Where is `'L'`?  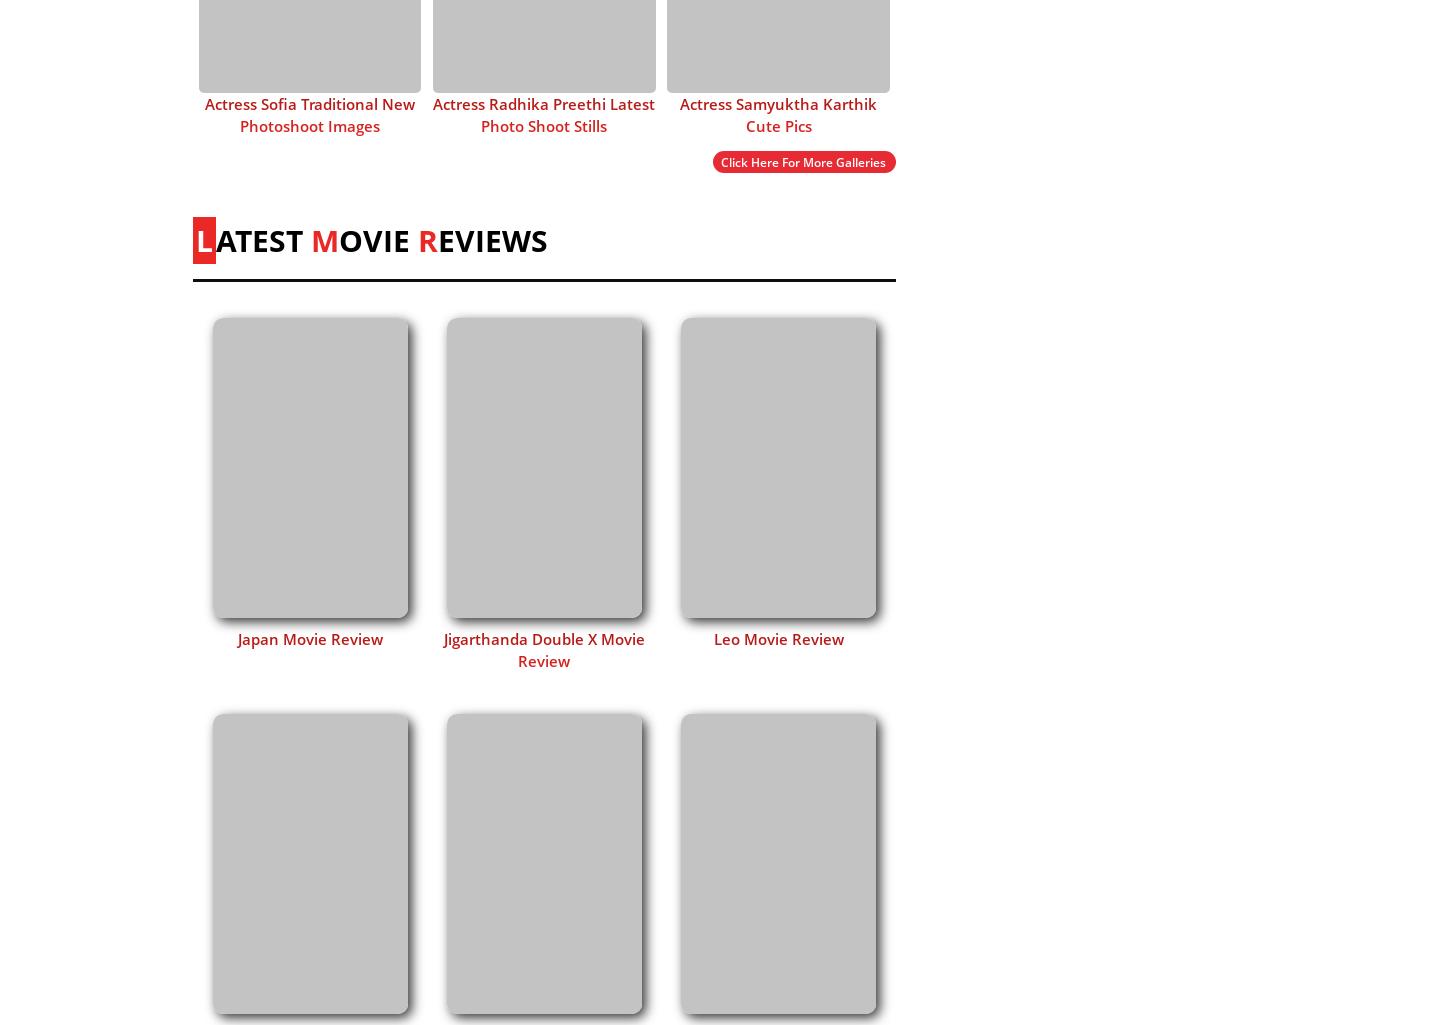 'L' is located at coordinates (204, 238).